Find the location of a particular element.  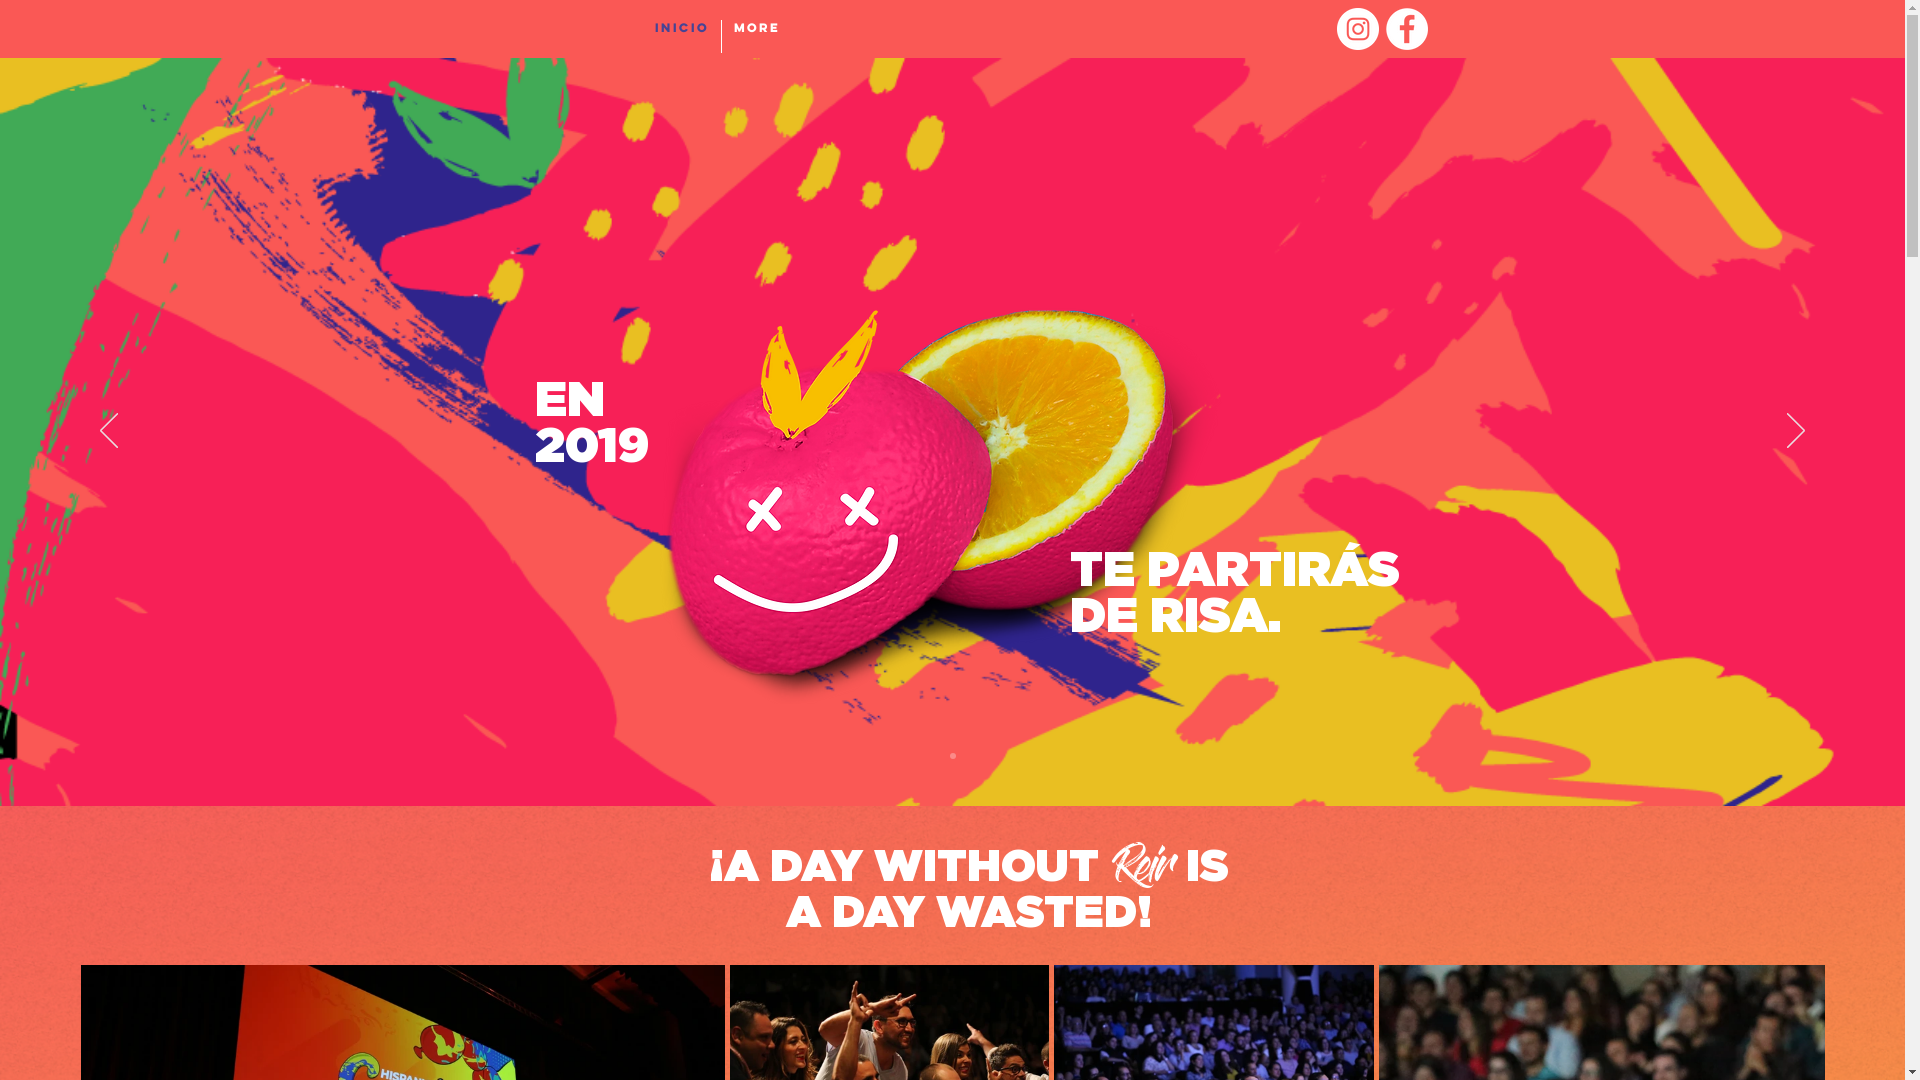

'Inicio' is located at coordinates (681, 36).